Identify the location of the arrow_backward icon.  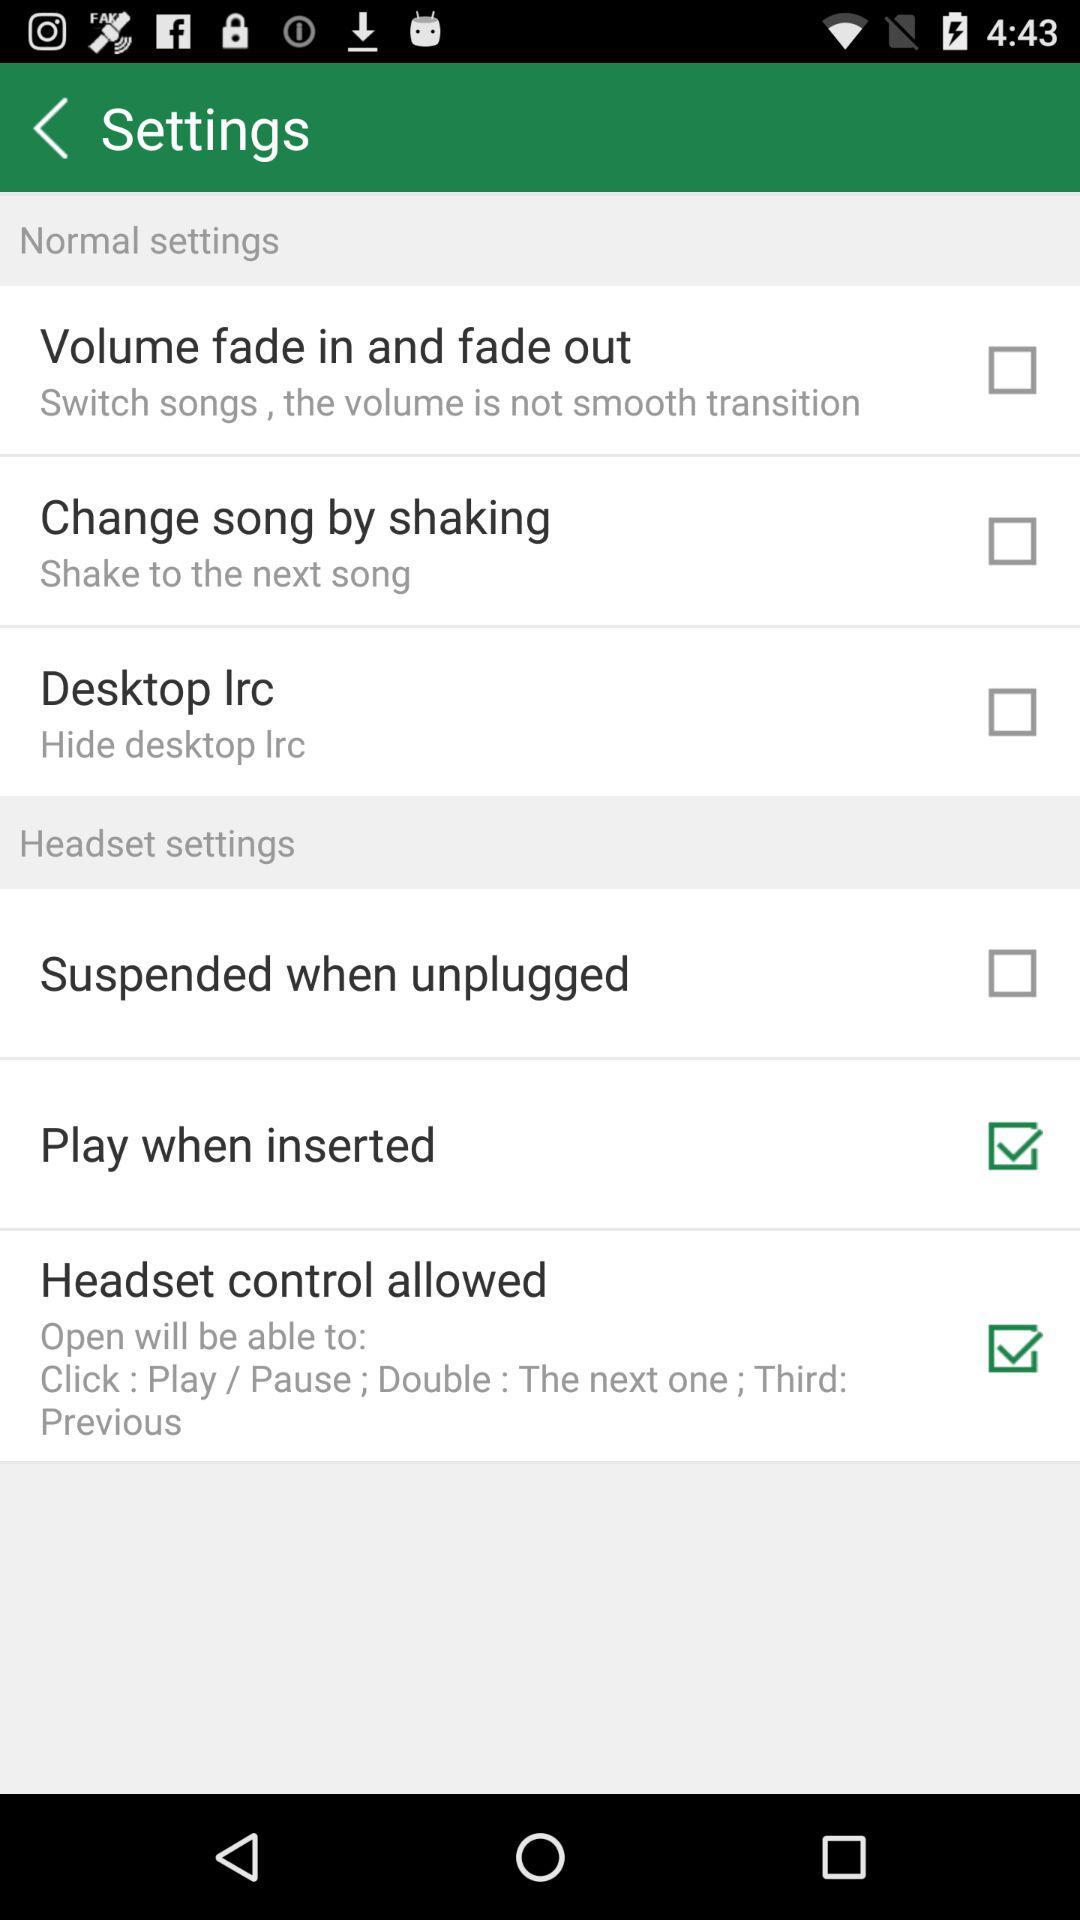
(49, 135).